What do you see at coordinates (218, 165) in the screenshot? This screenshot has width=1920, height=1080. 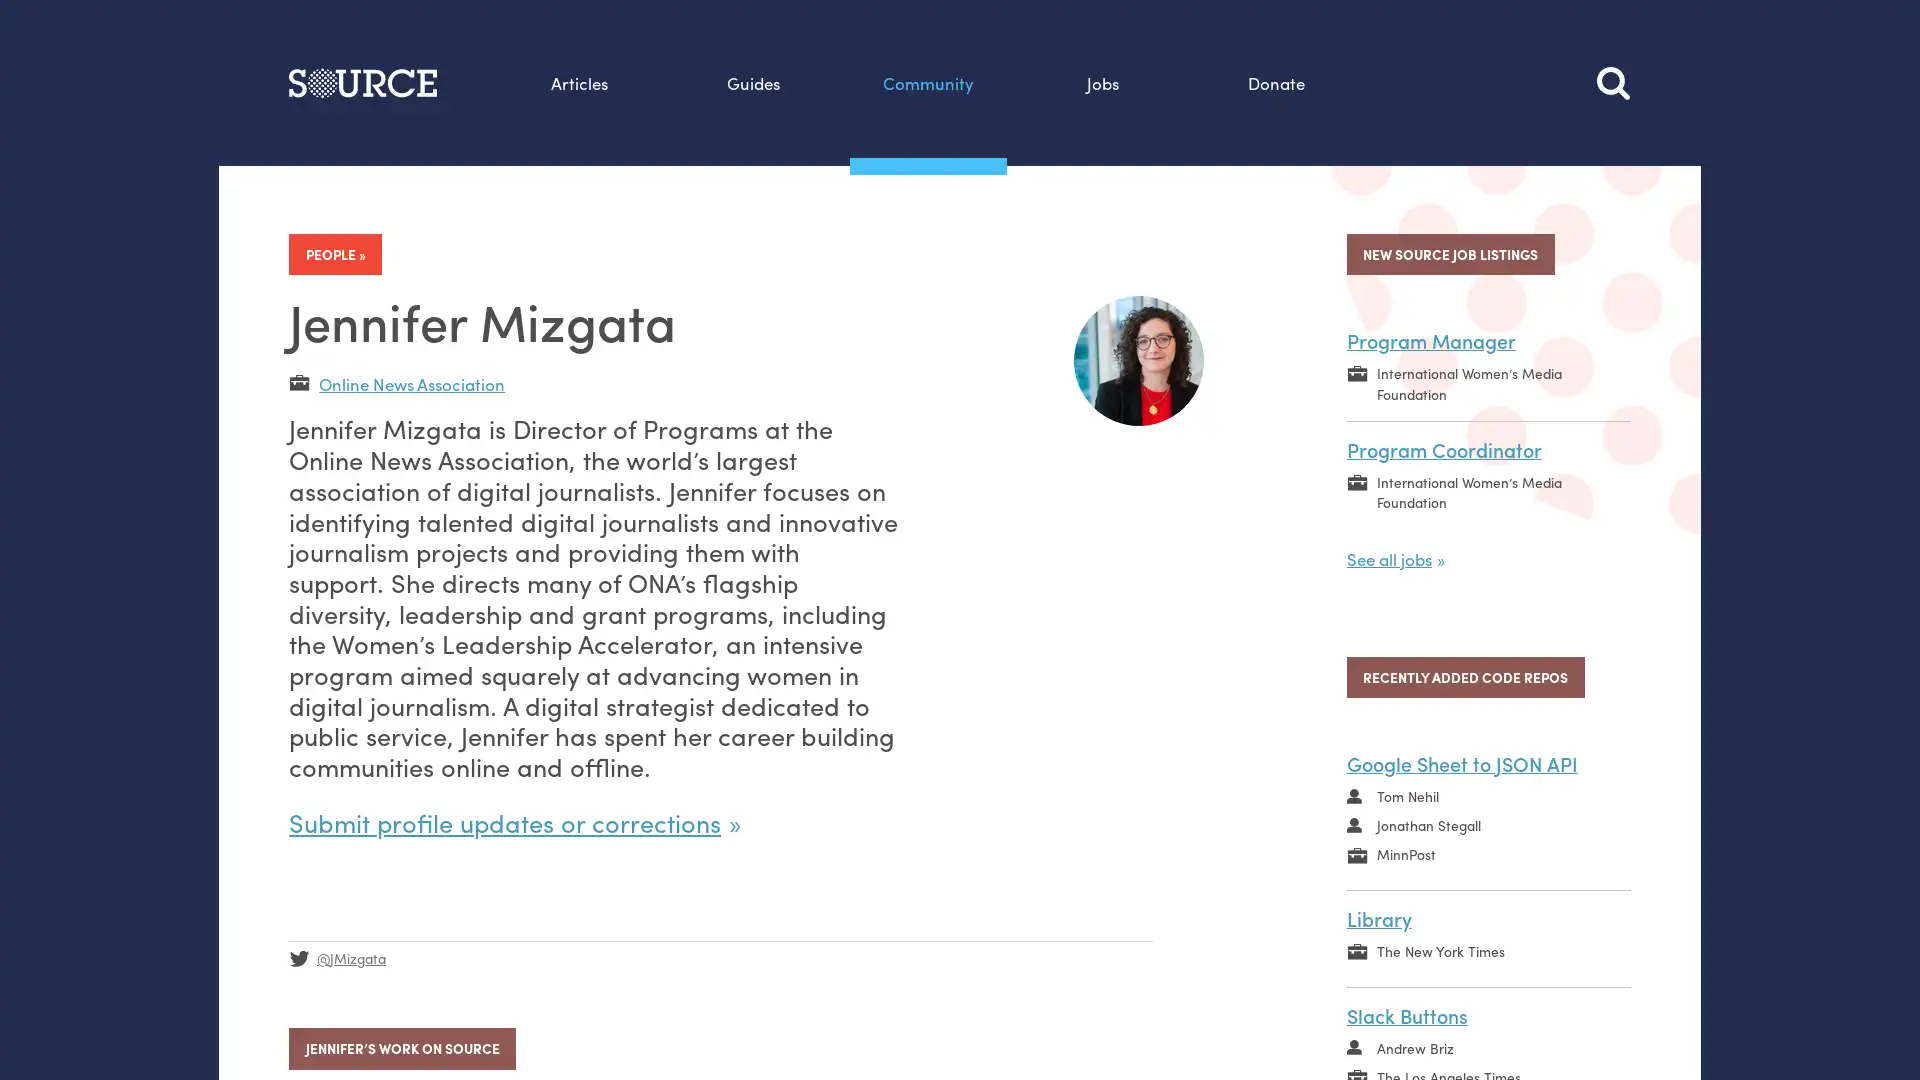 I see `Search this site` at bounding box center [218, 165].